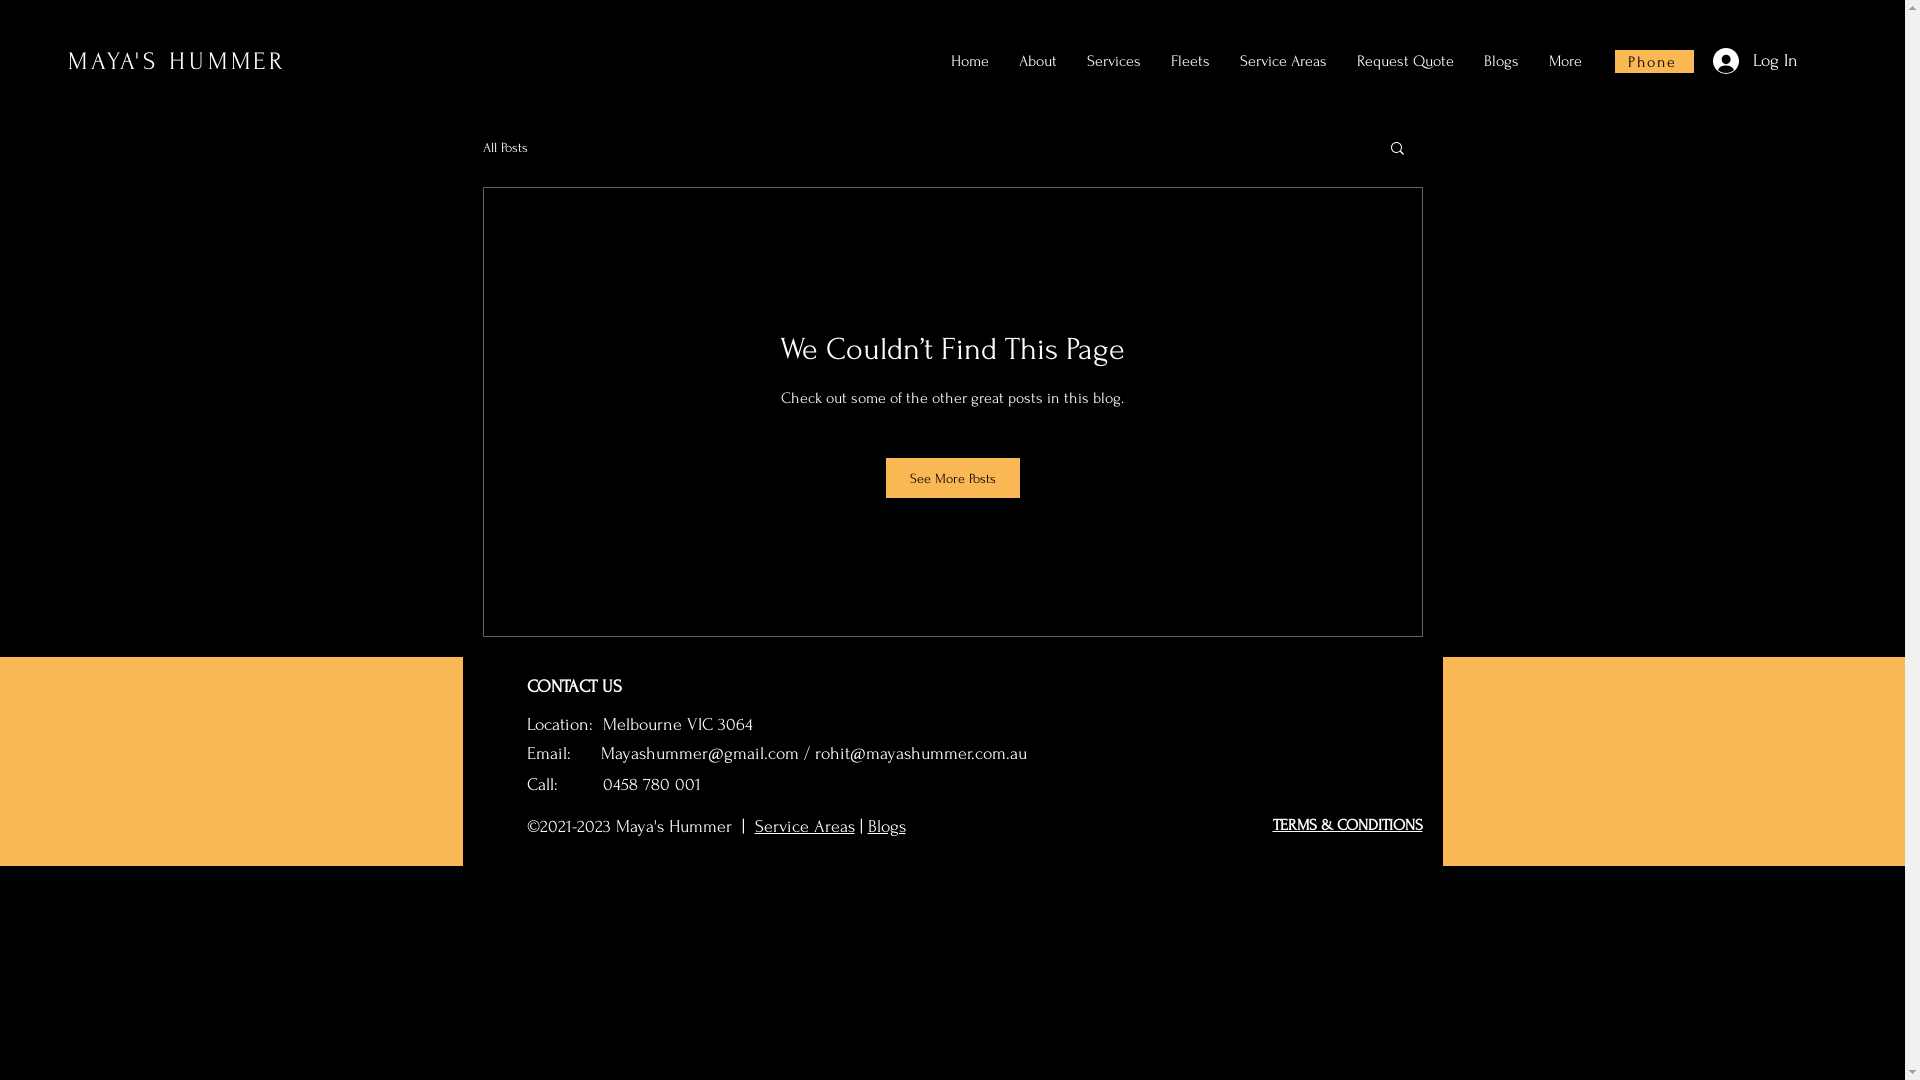 This screenshot has width=1920, height=1080. Describe the element at coordinates (1754, 60) in the screenshot. I see `'Log In'` at that location.